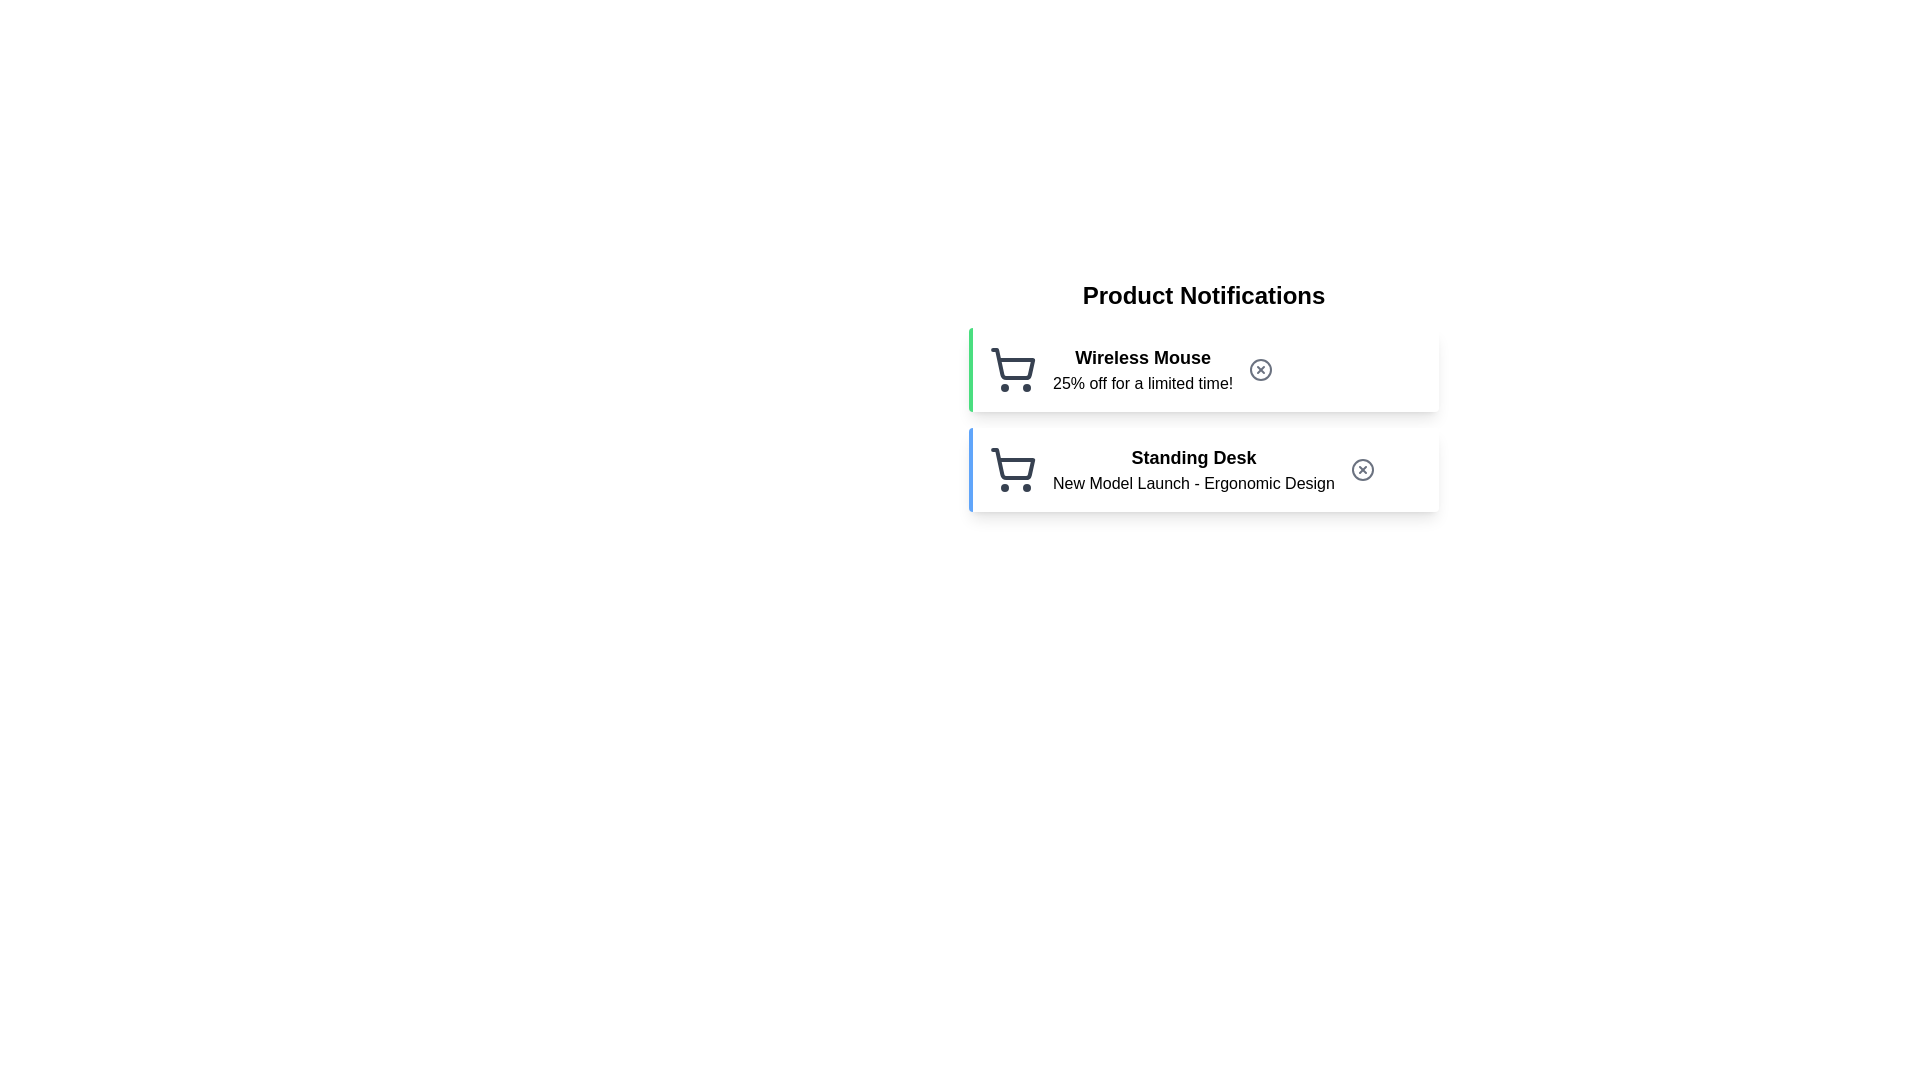  Describe the element at coordinates (1012, 370) in the screenshot. I see `the shopping cart icon to observe its details` at that location.